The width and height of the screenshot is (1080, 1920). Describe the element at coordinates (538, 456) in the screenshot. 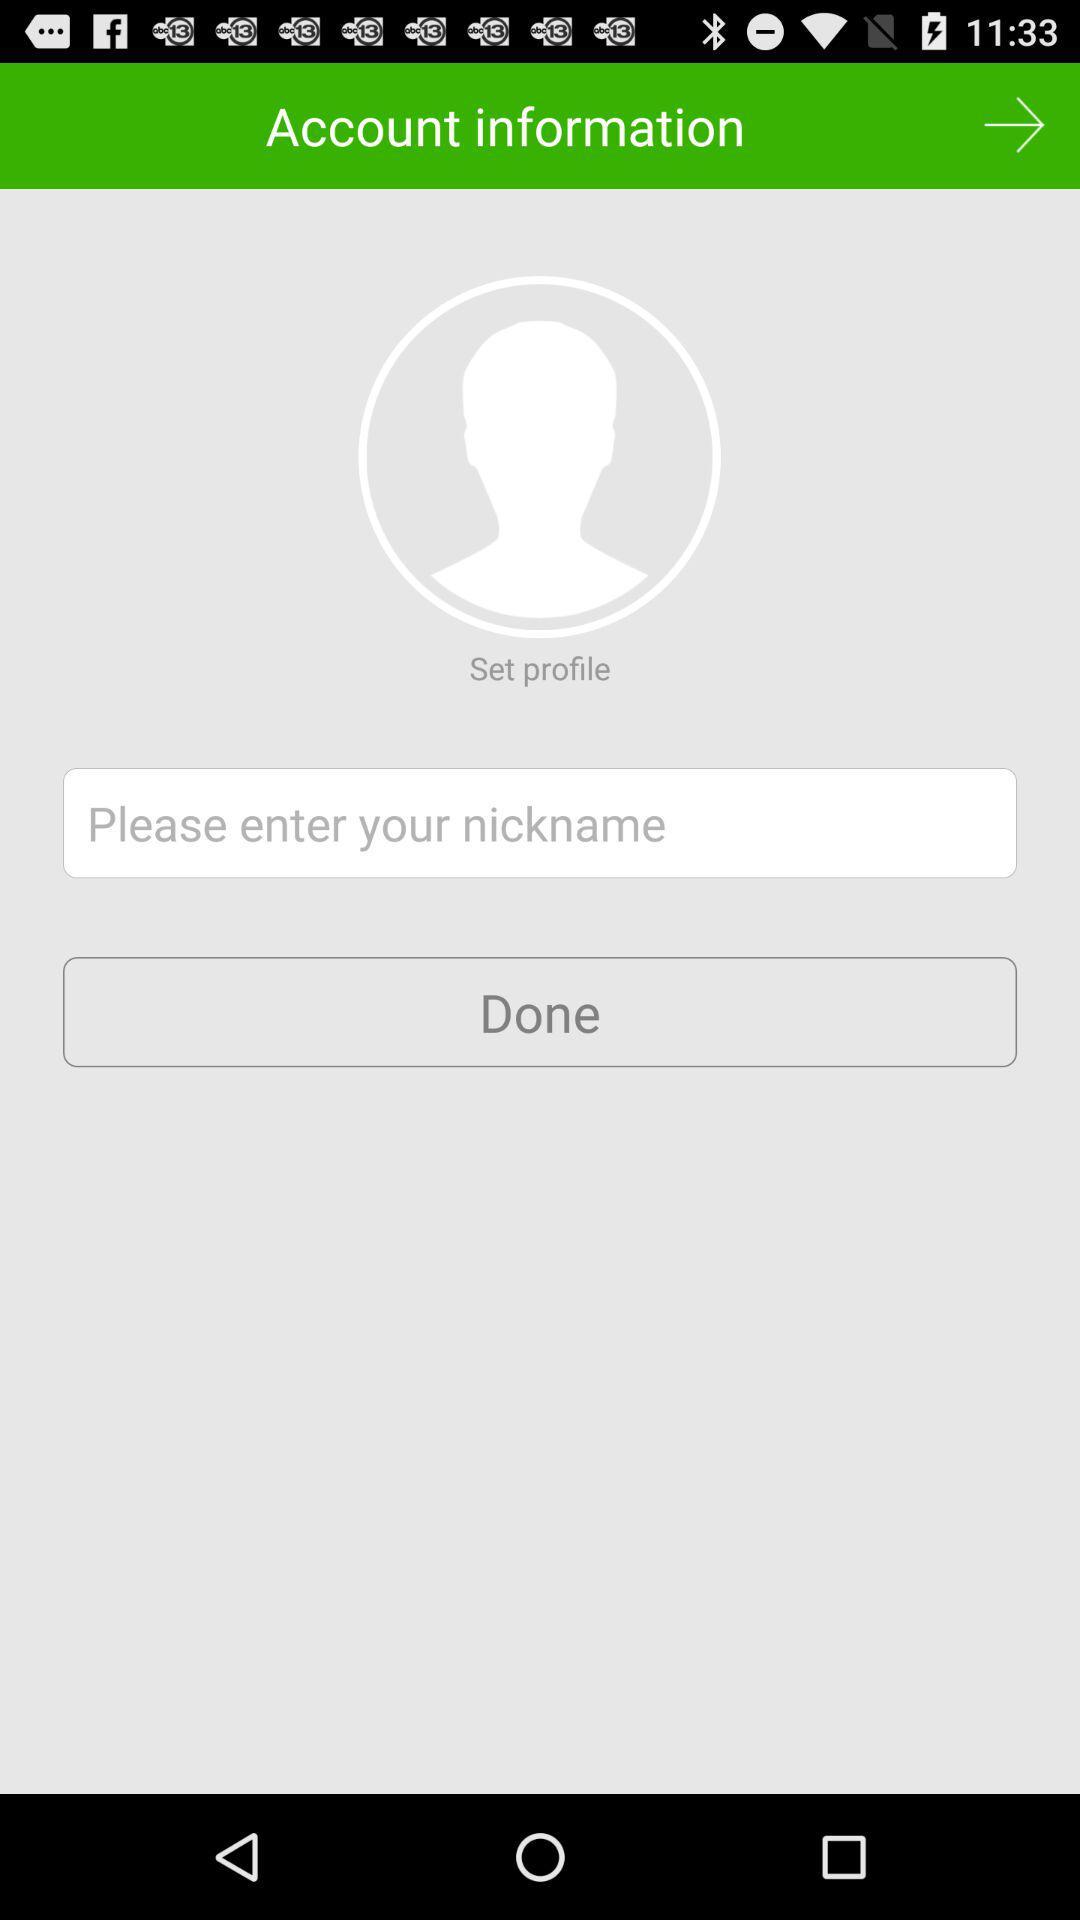

I see `tap to select your profile picture for your account` at that location.